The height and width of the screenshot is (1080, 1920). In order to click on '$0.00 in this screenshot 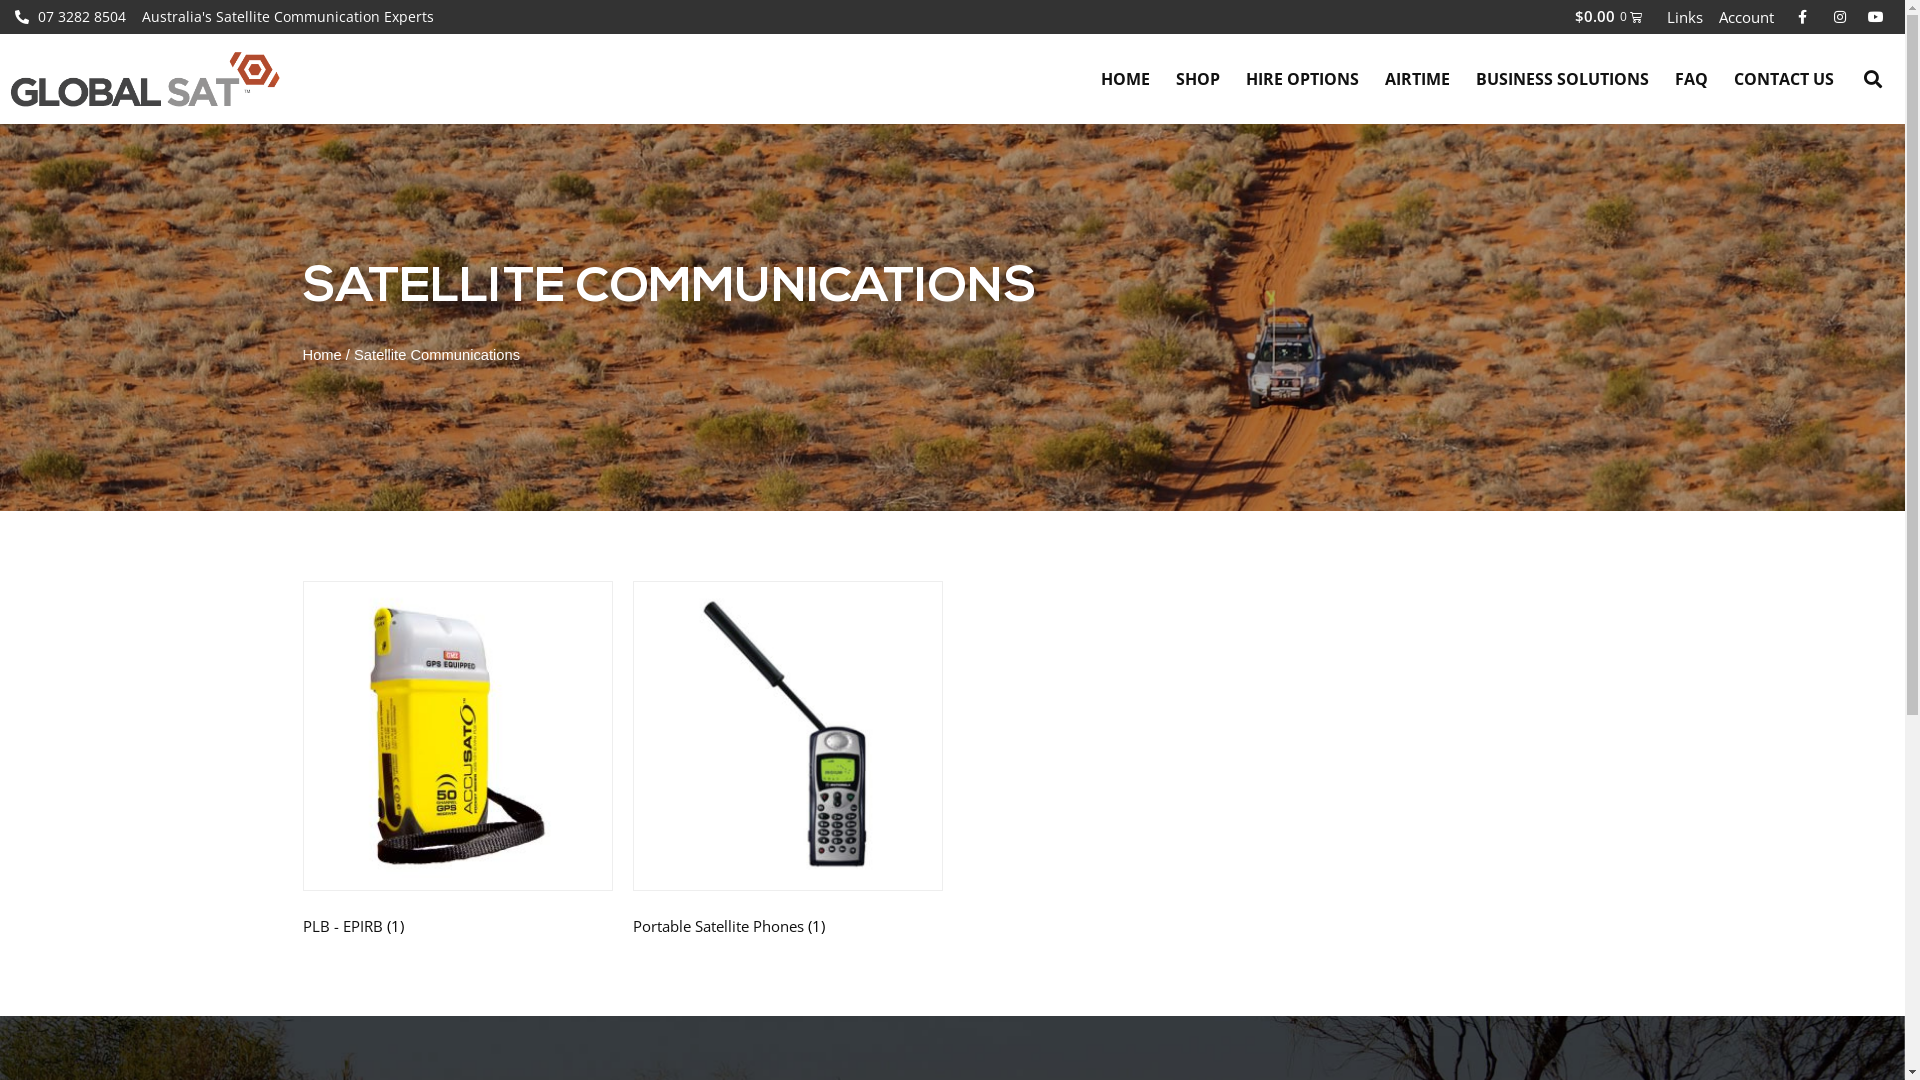, I will do `click(1608, 16)`.